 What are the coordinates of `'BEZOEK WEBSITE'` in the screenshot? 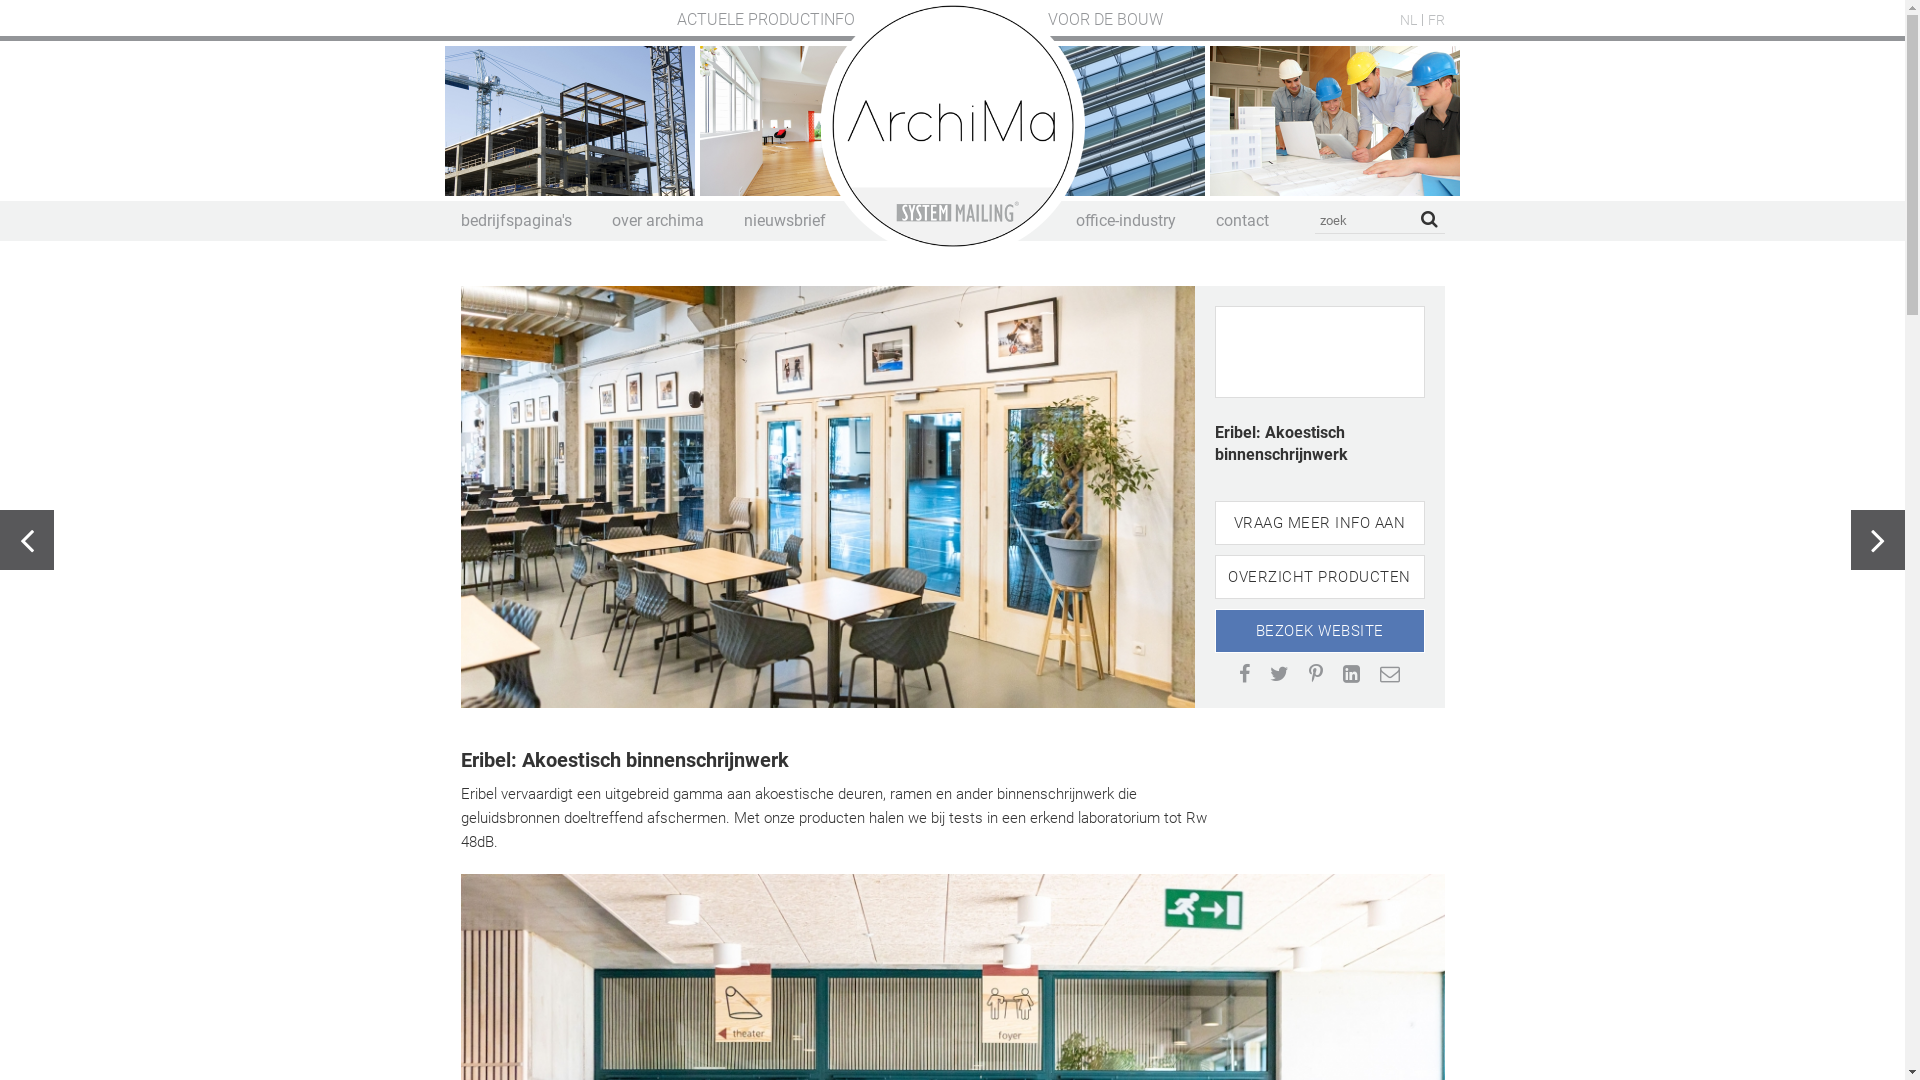 It's located at (1319, 631).